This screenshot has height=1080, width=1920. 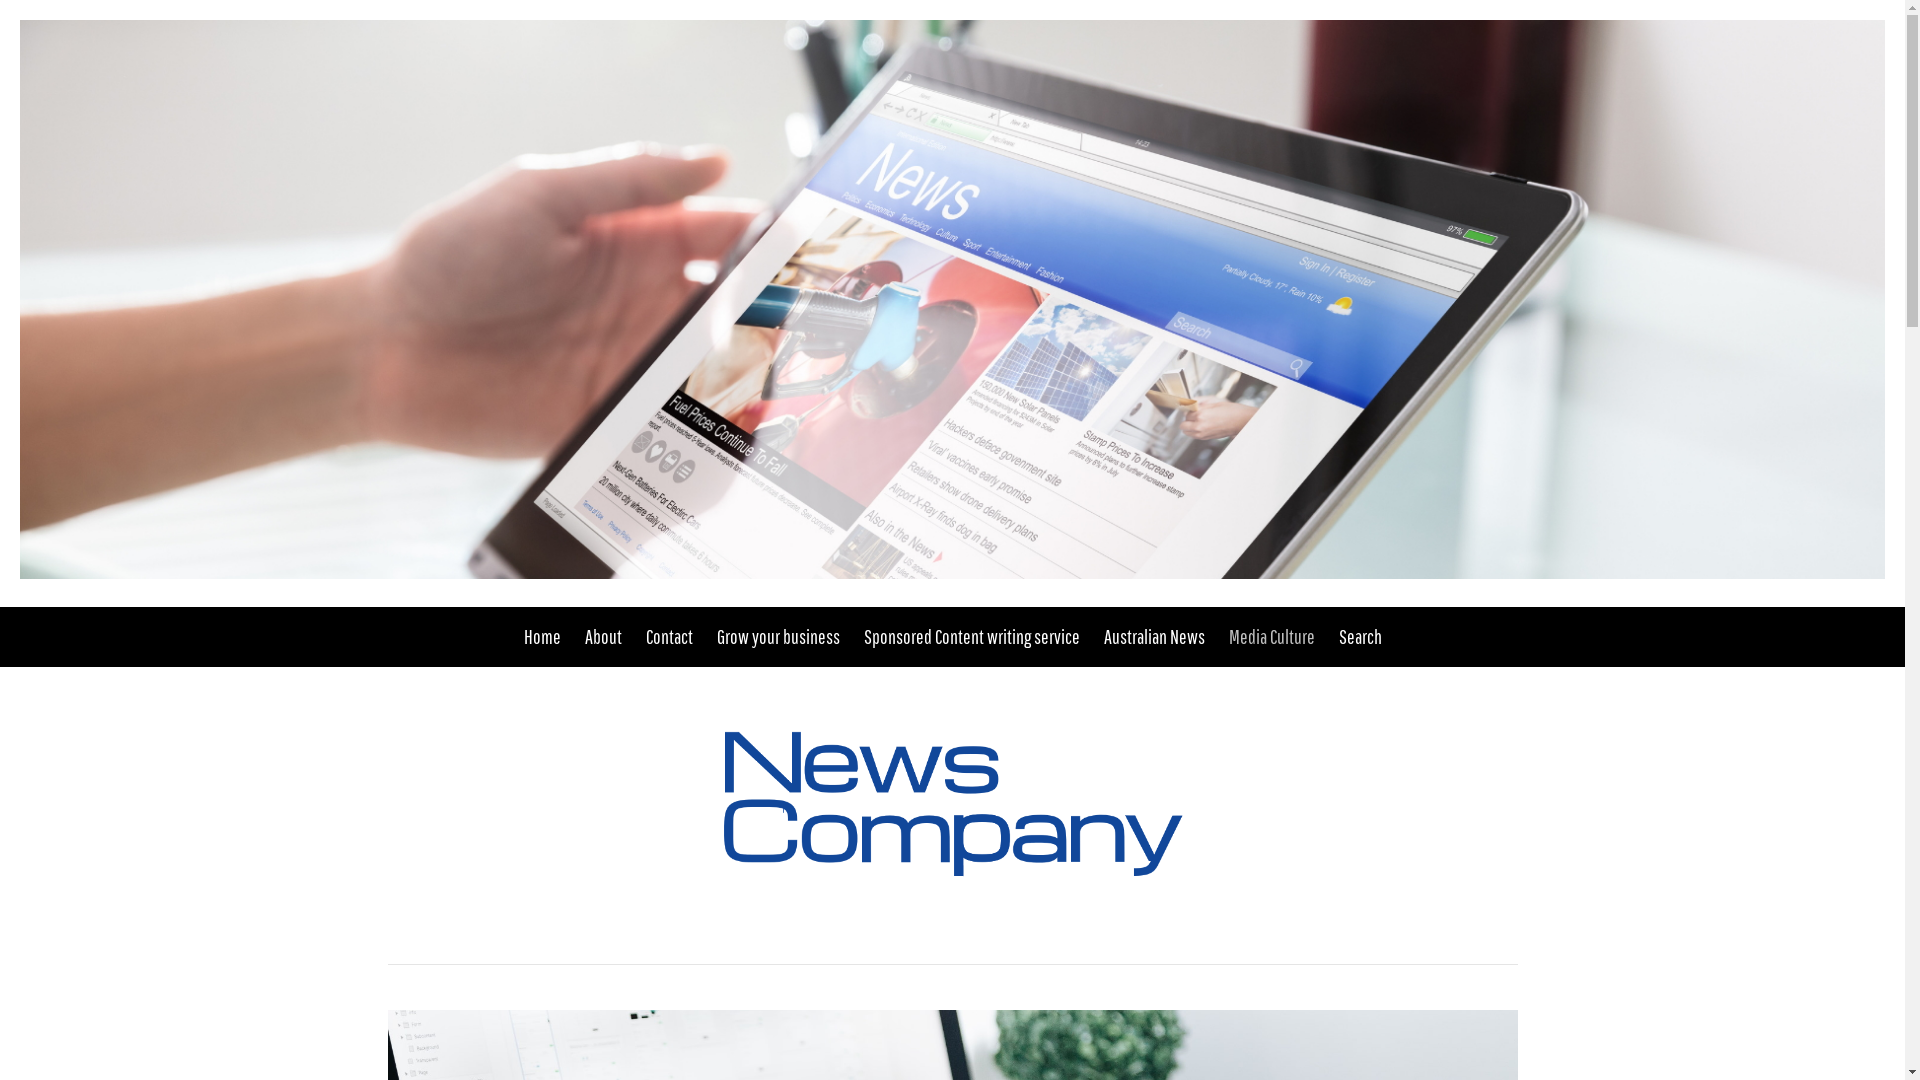 I want to click on 'Sponsored Content writing service', so click(x=971, y=636).